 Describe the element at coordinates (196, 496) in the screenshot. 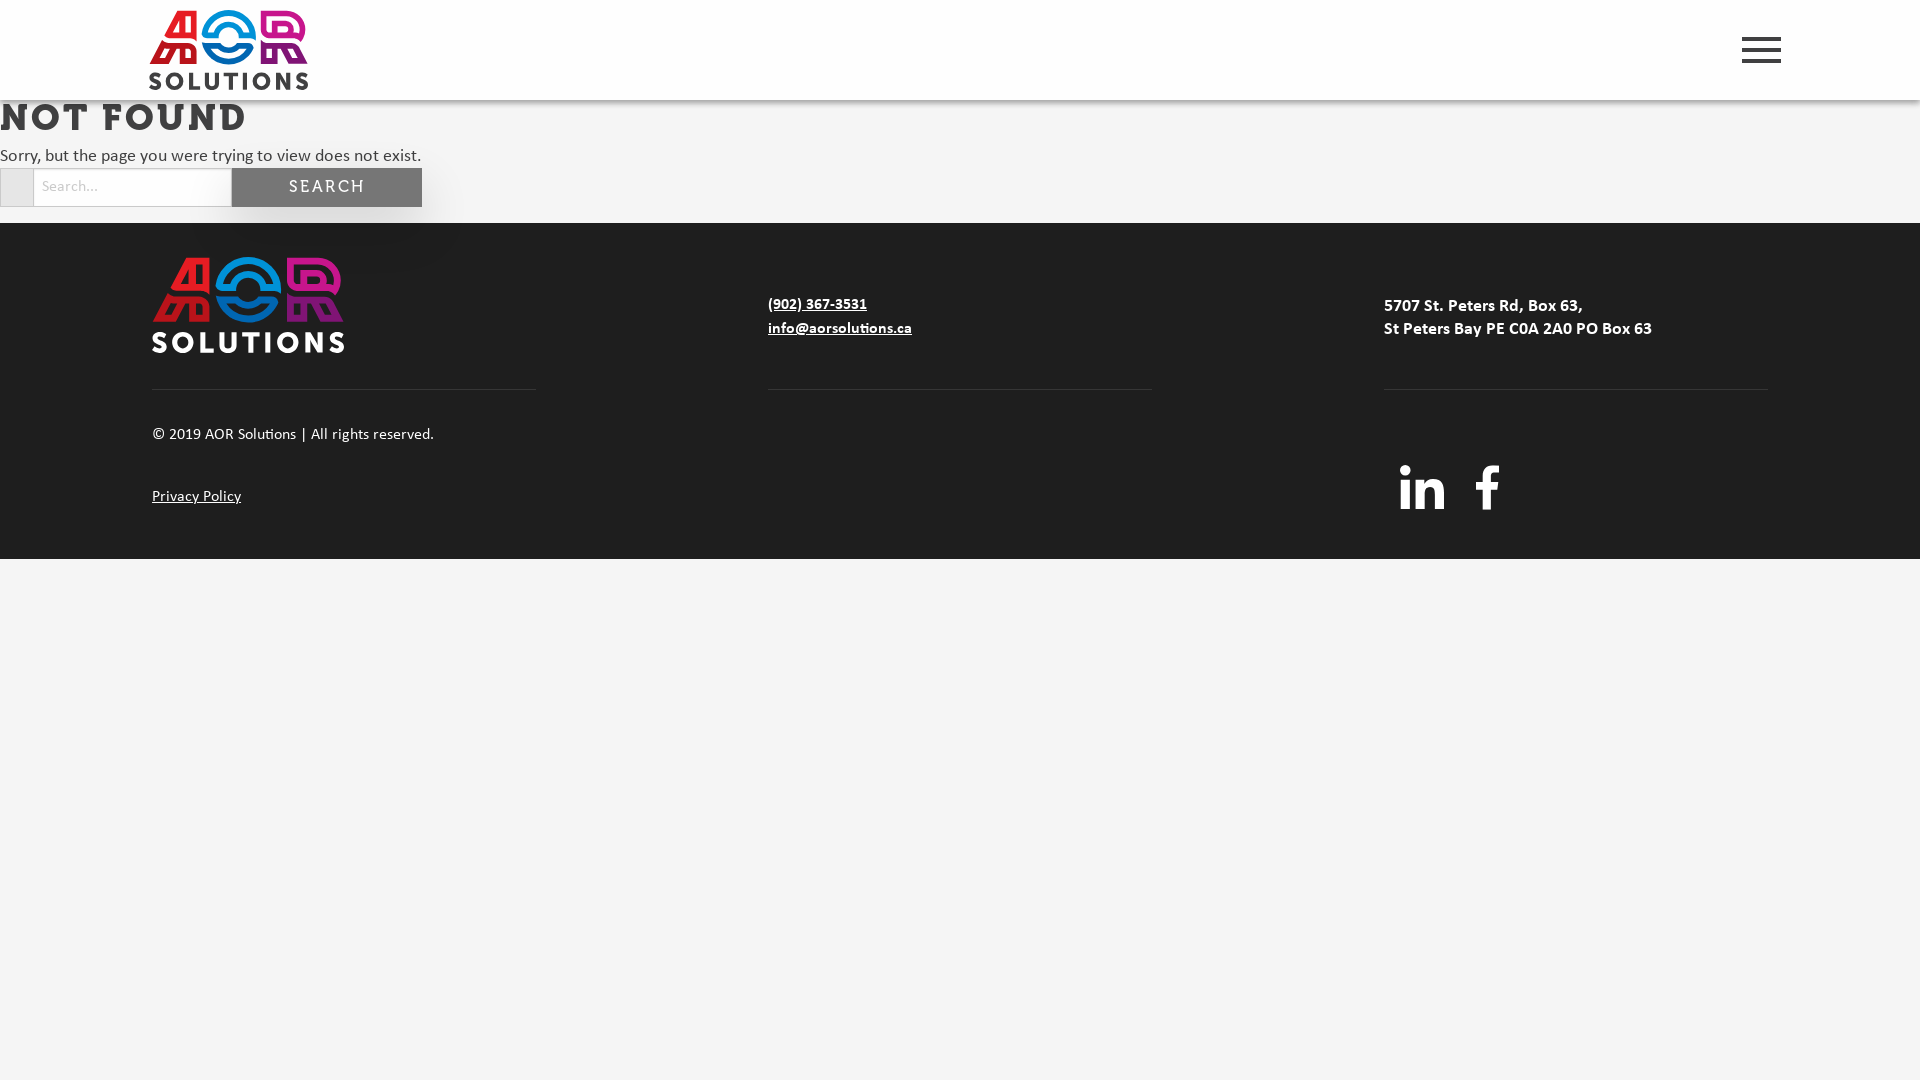

I see `'Privacy Policy'` at that location.